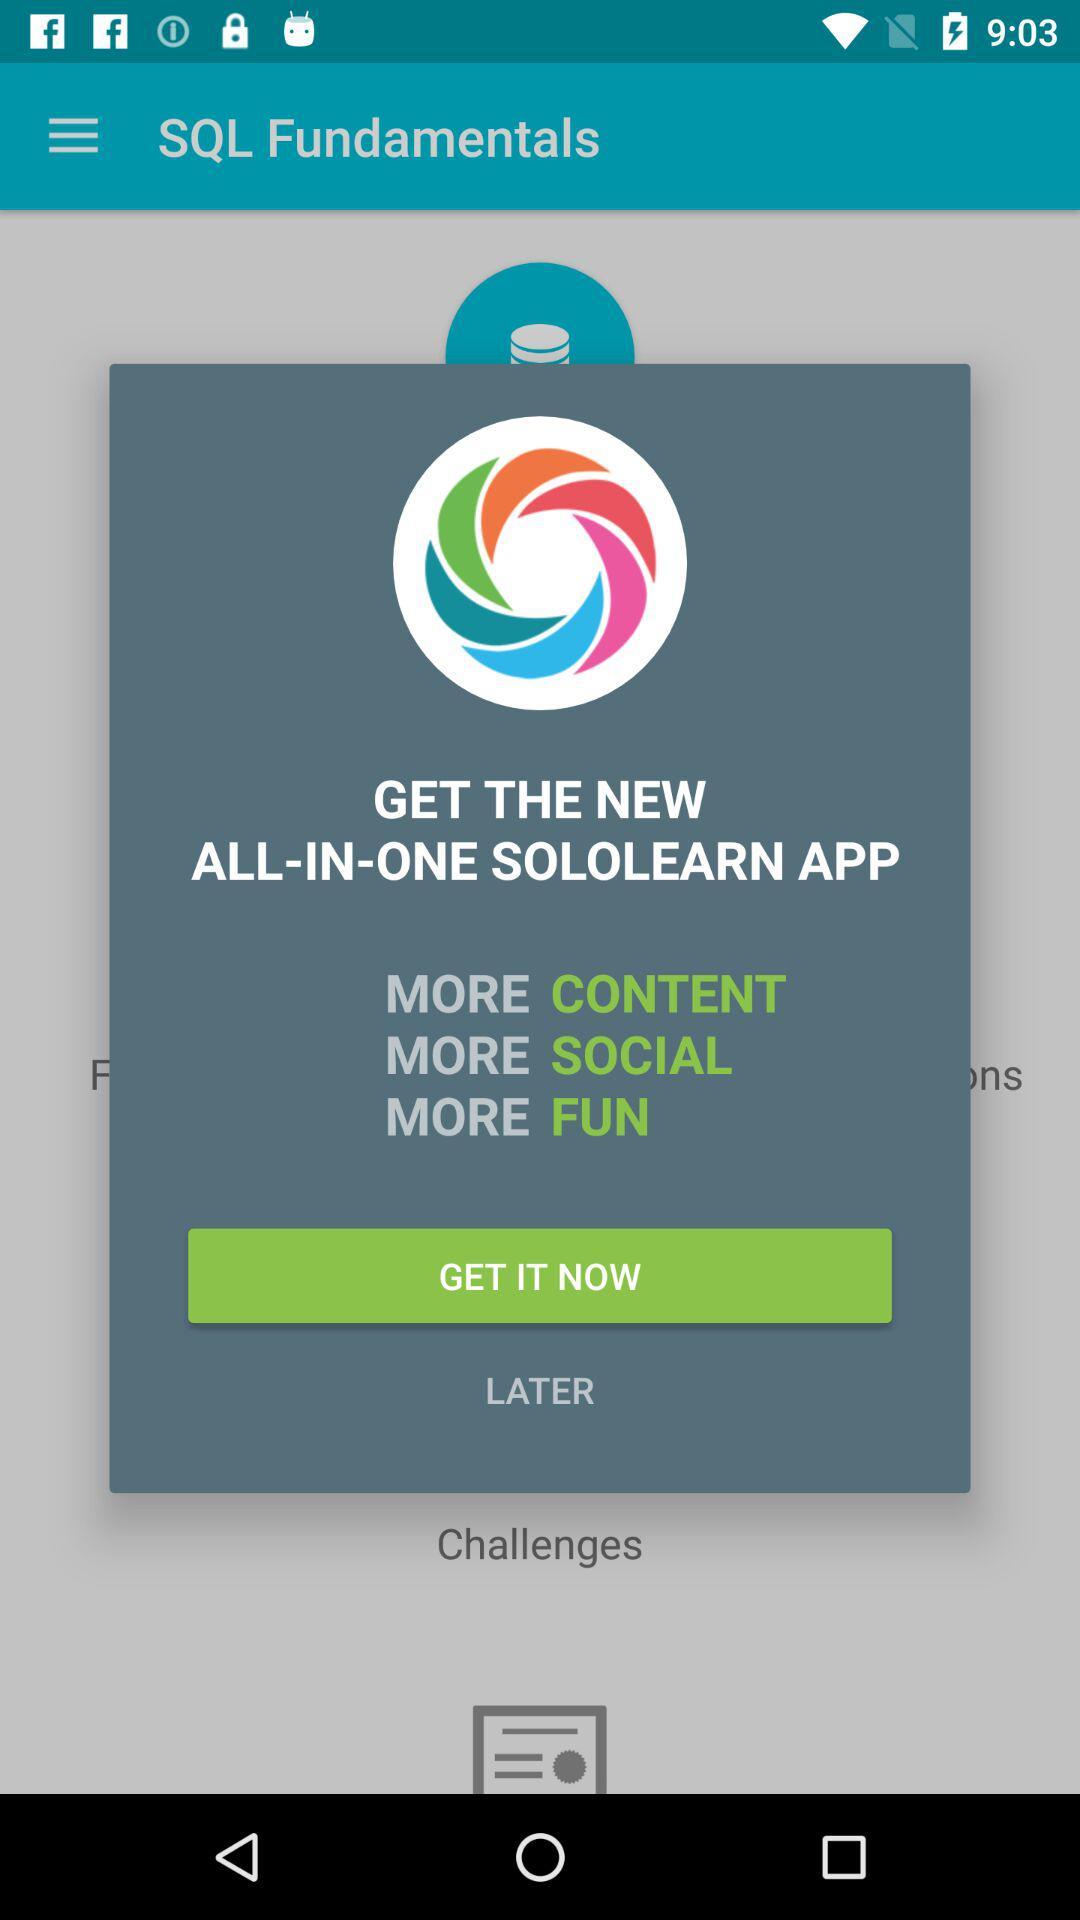  I want to click on the later item, so click(540, 1388).